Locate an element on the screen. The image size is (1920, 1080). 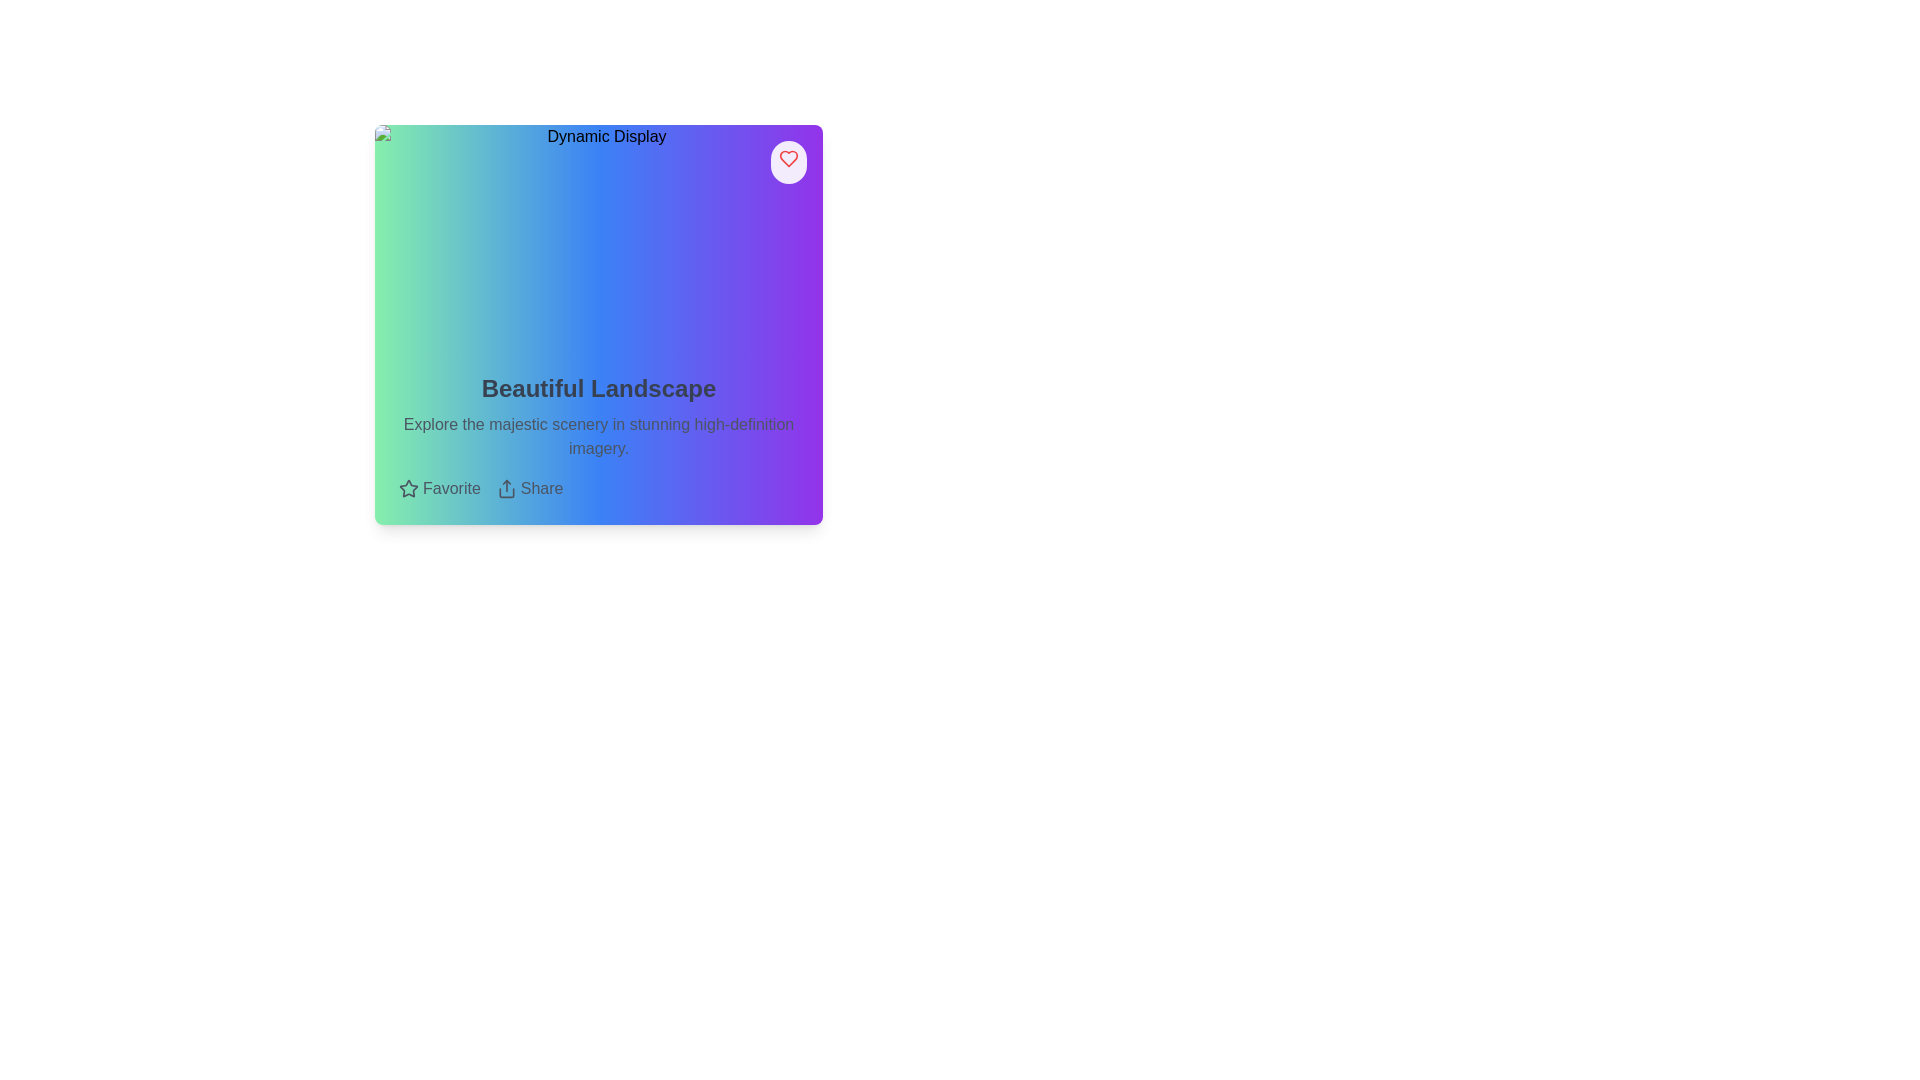
the image placeholder at the top section of the card layout to enlarge or view details of the image is located at coordinates (598, 235).